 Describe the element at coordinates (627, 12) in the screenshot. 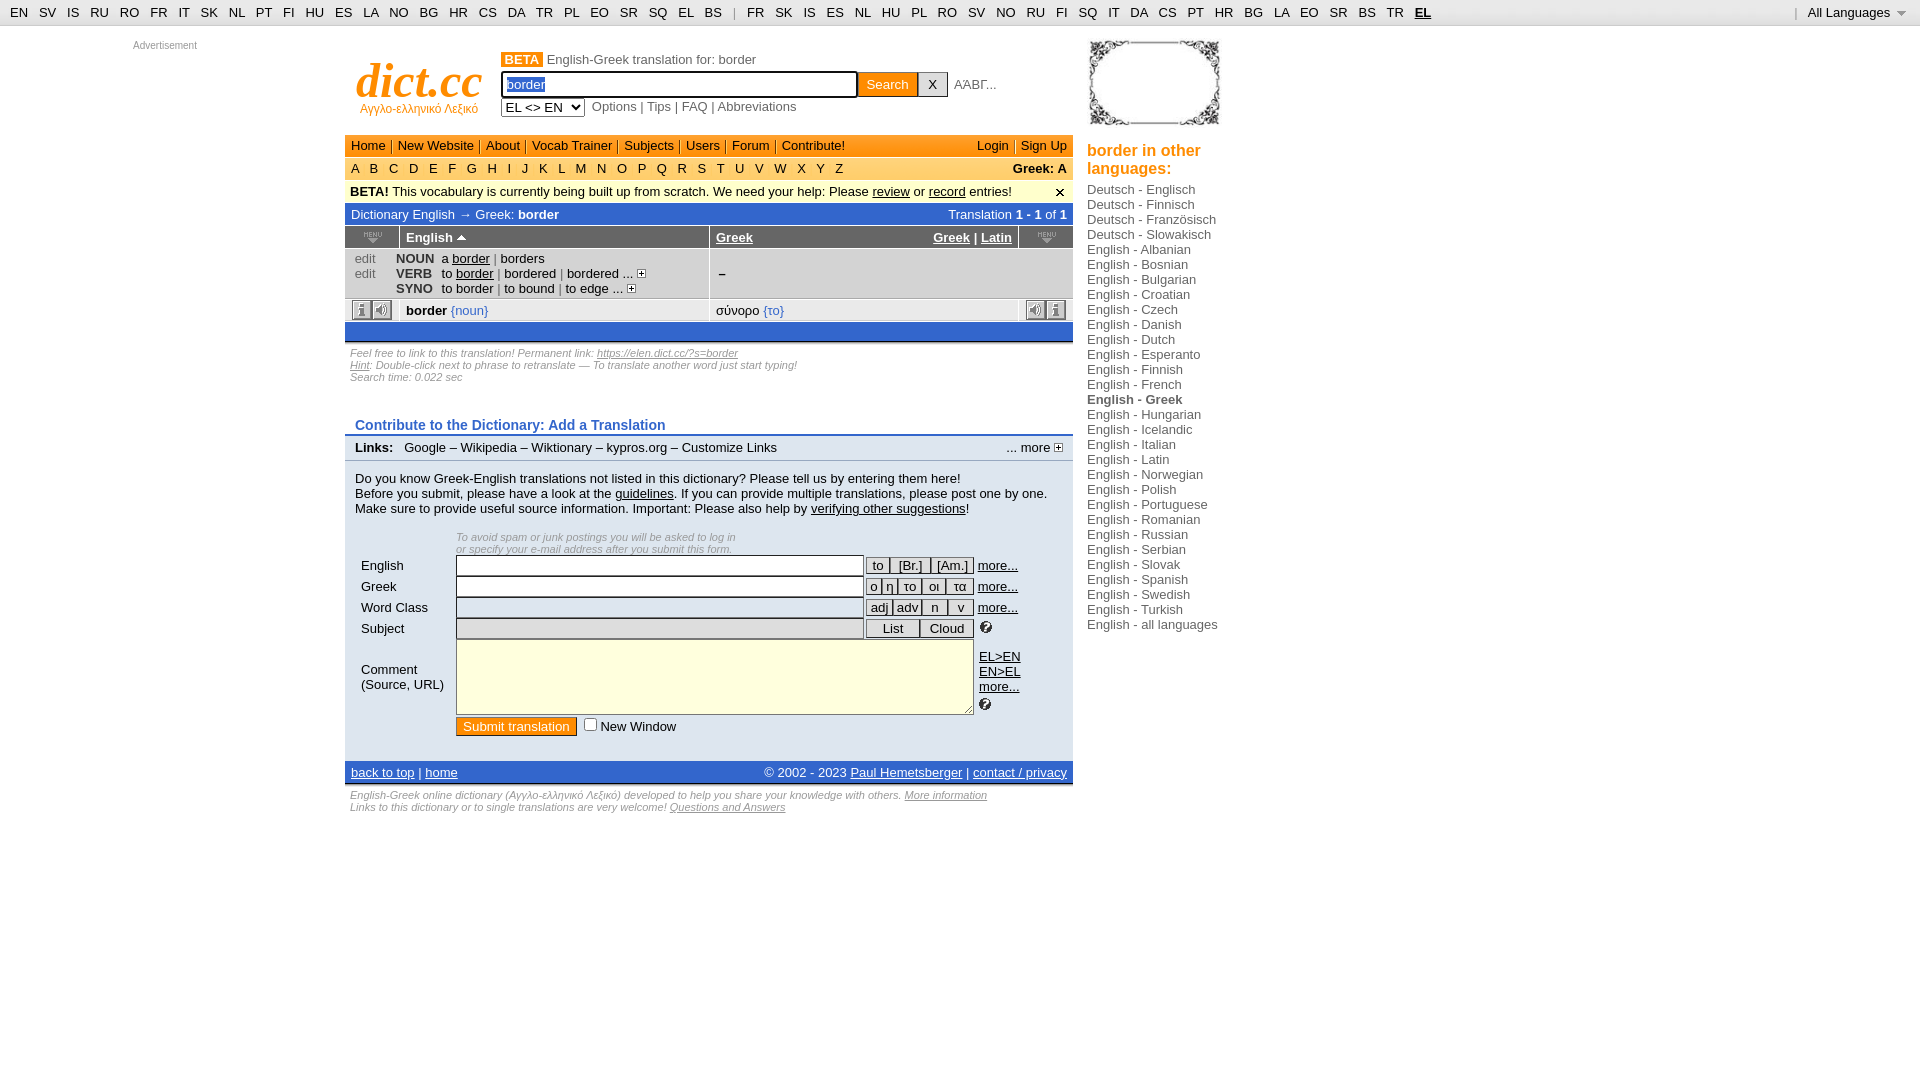

I see `'SR'` at that location.